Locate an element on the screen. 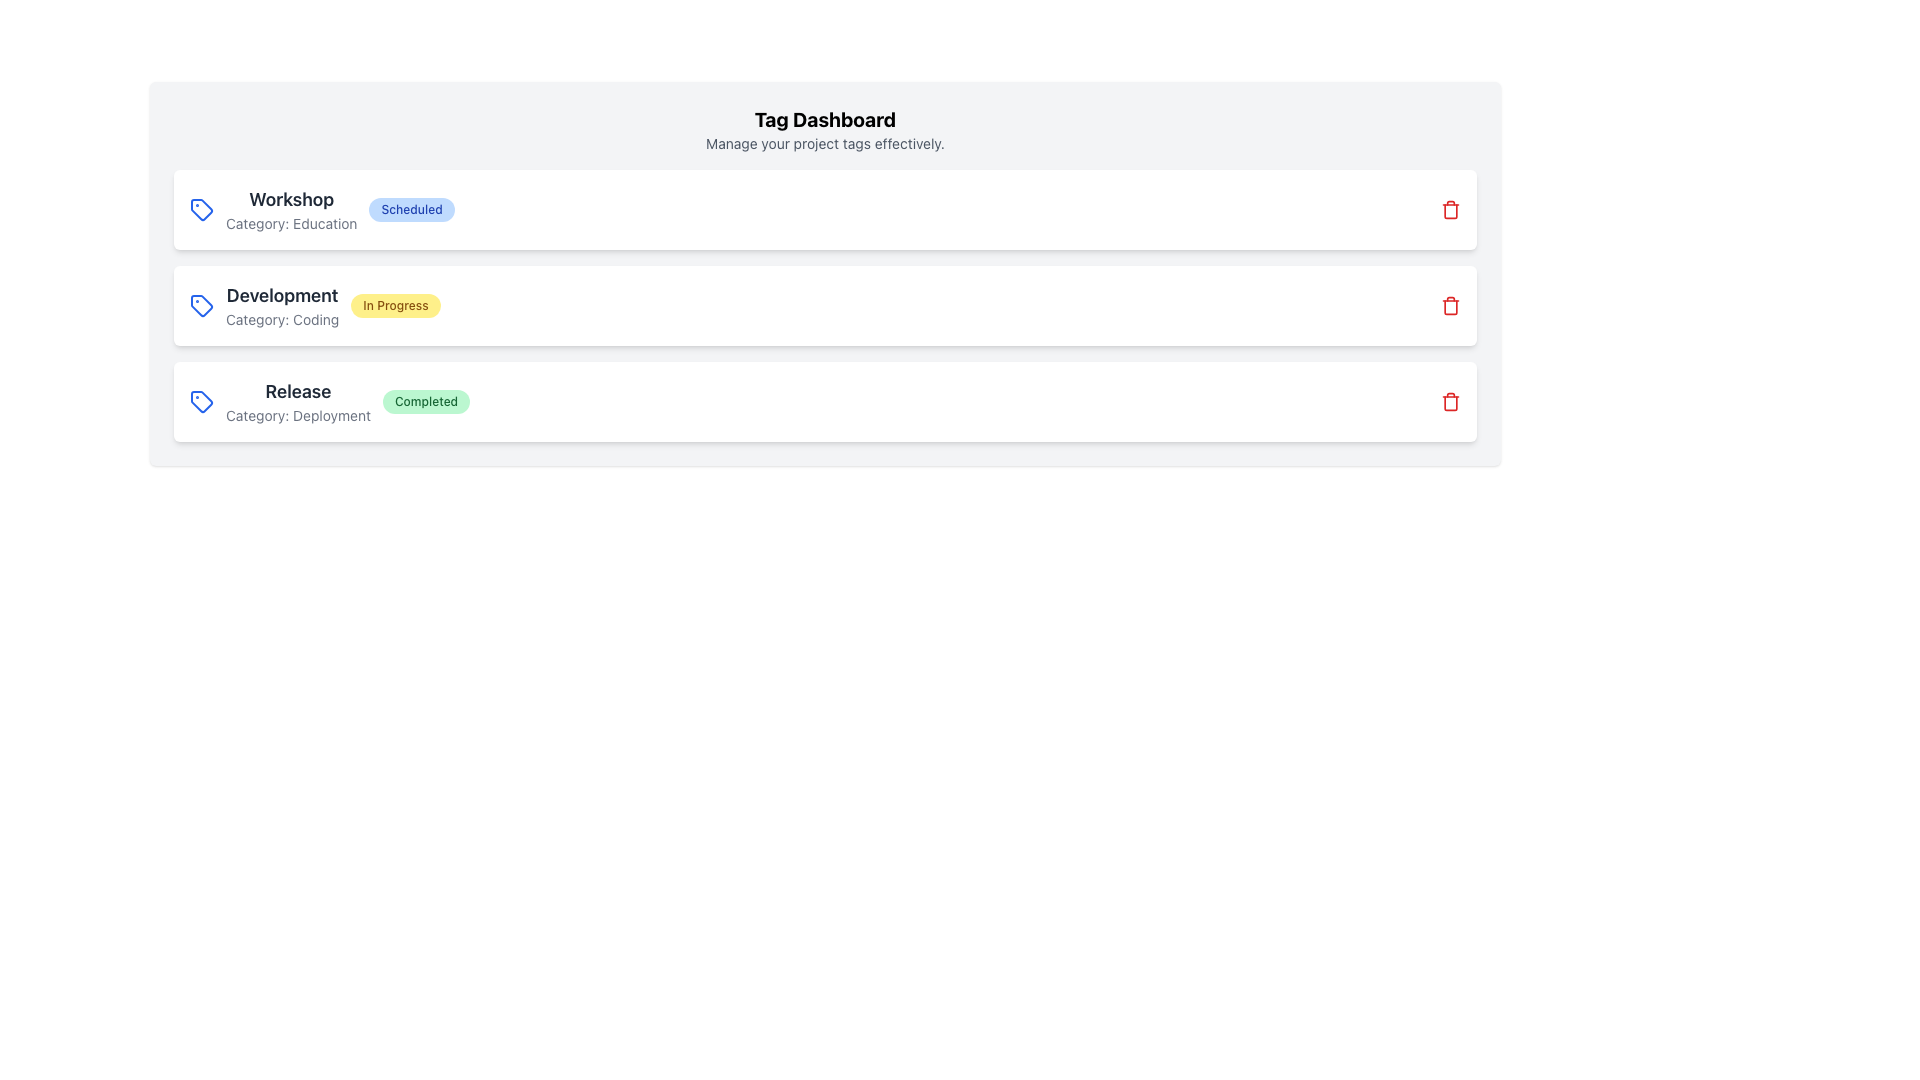  the instructional static text element located immediately below the 'Tag Dashboard' heading is located at coordinates (825, 142).